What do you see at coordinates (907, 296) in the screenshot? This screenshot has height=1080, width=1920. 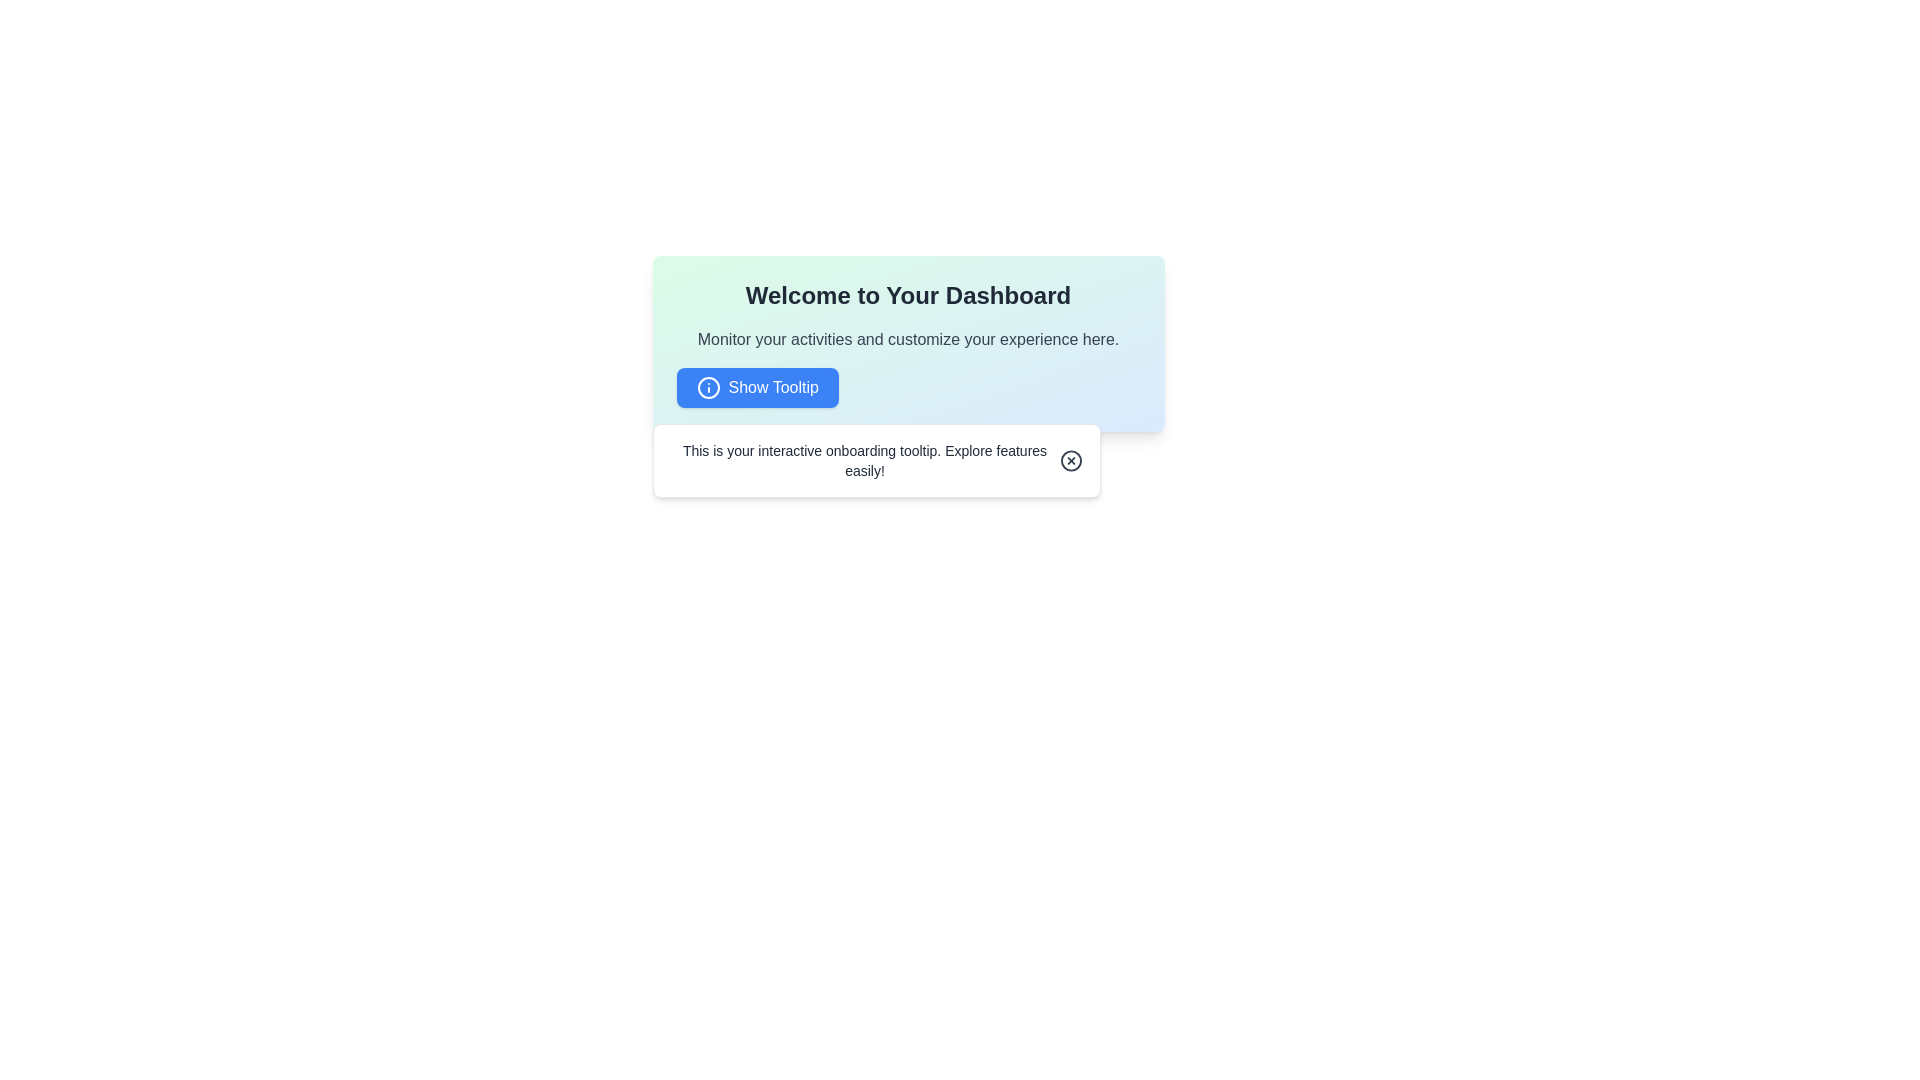 I see `the bold and large-sized text displaying 'Welcome to Your Dashboard,' which is prominently positioned at the top of a card layout with a gradient background` at bounding box center [907, 296].